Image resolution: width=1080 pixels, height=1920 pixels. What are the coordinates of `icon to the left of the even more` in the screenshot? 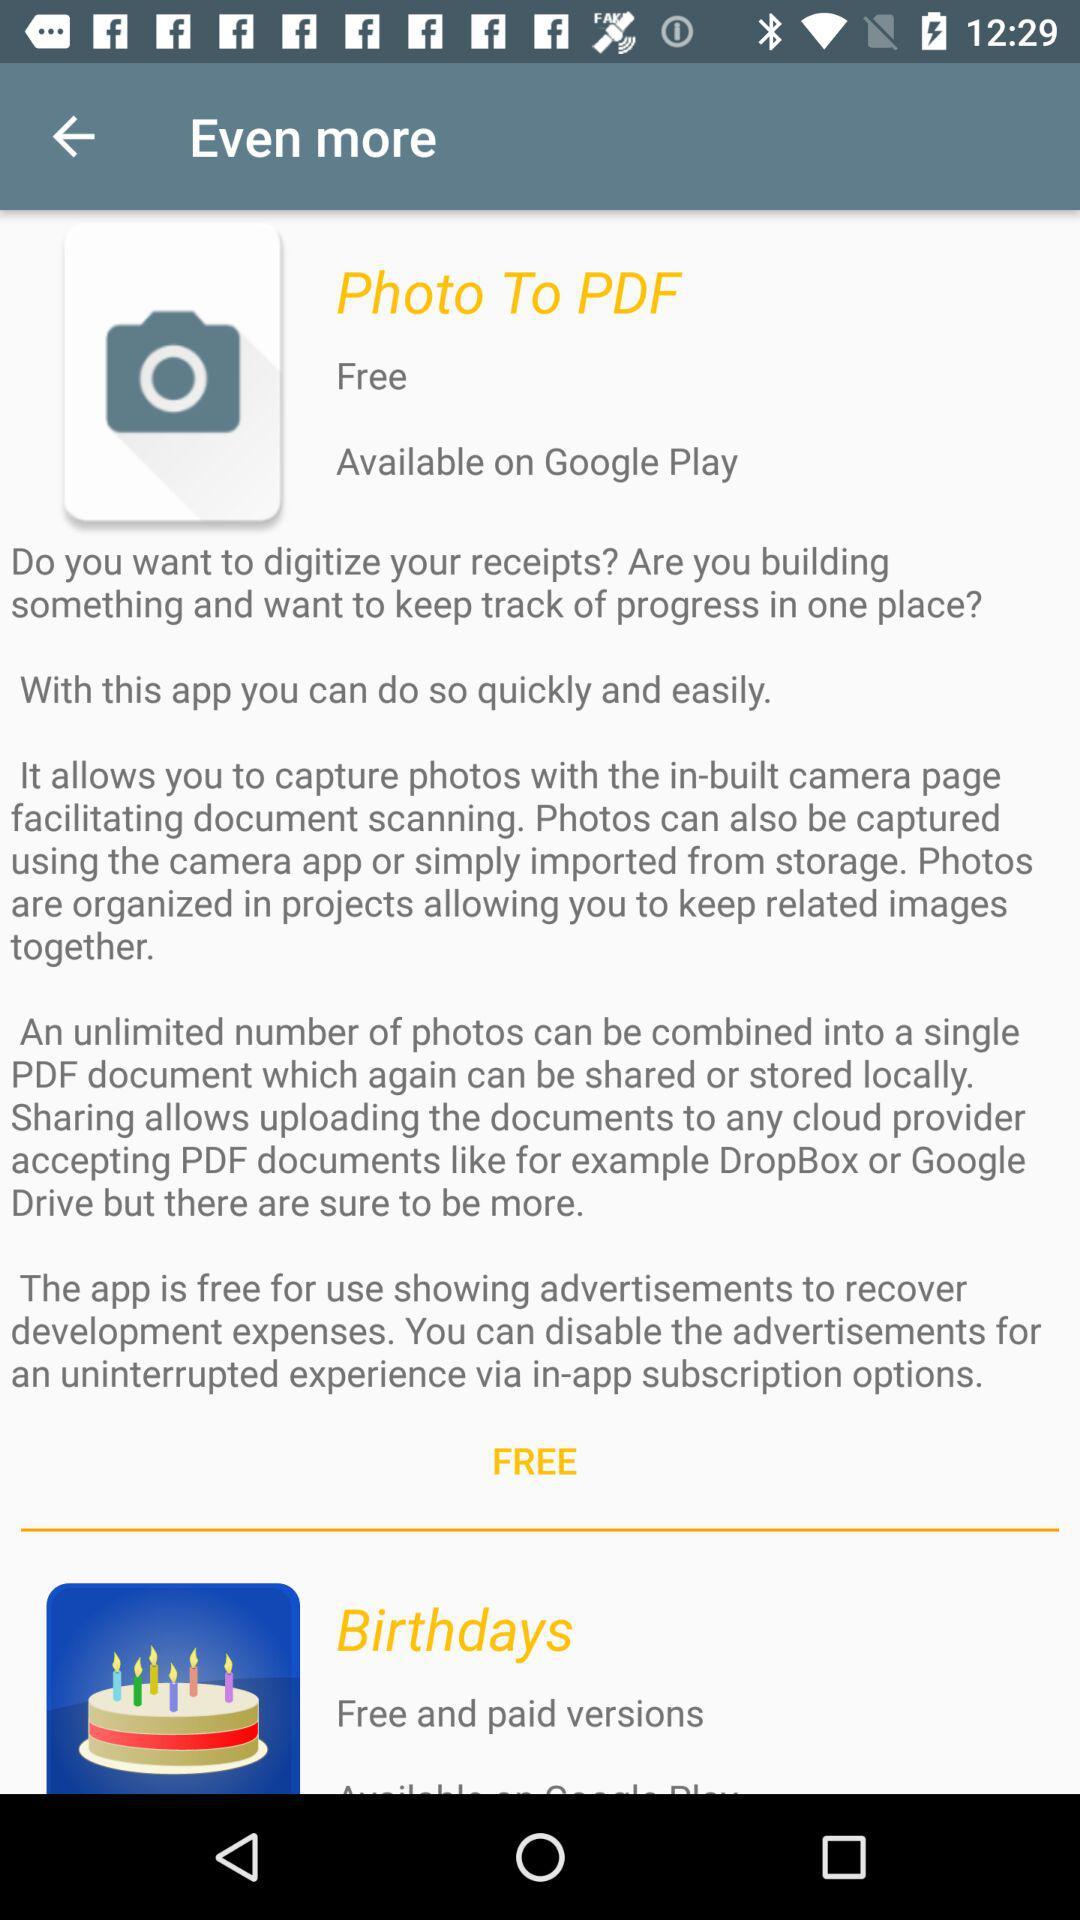 It's located at (72, 135).